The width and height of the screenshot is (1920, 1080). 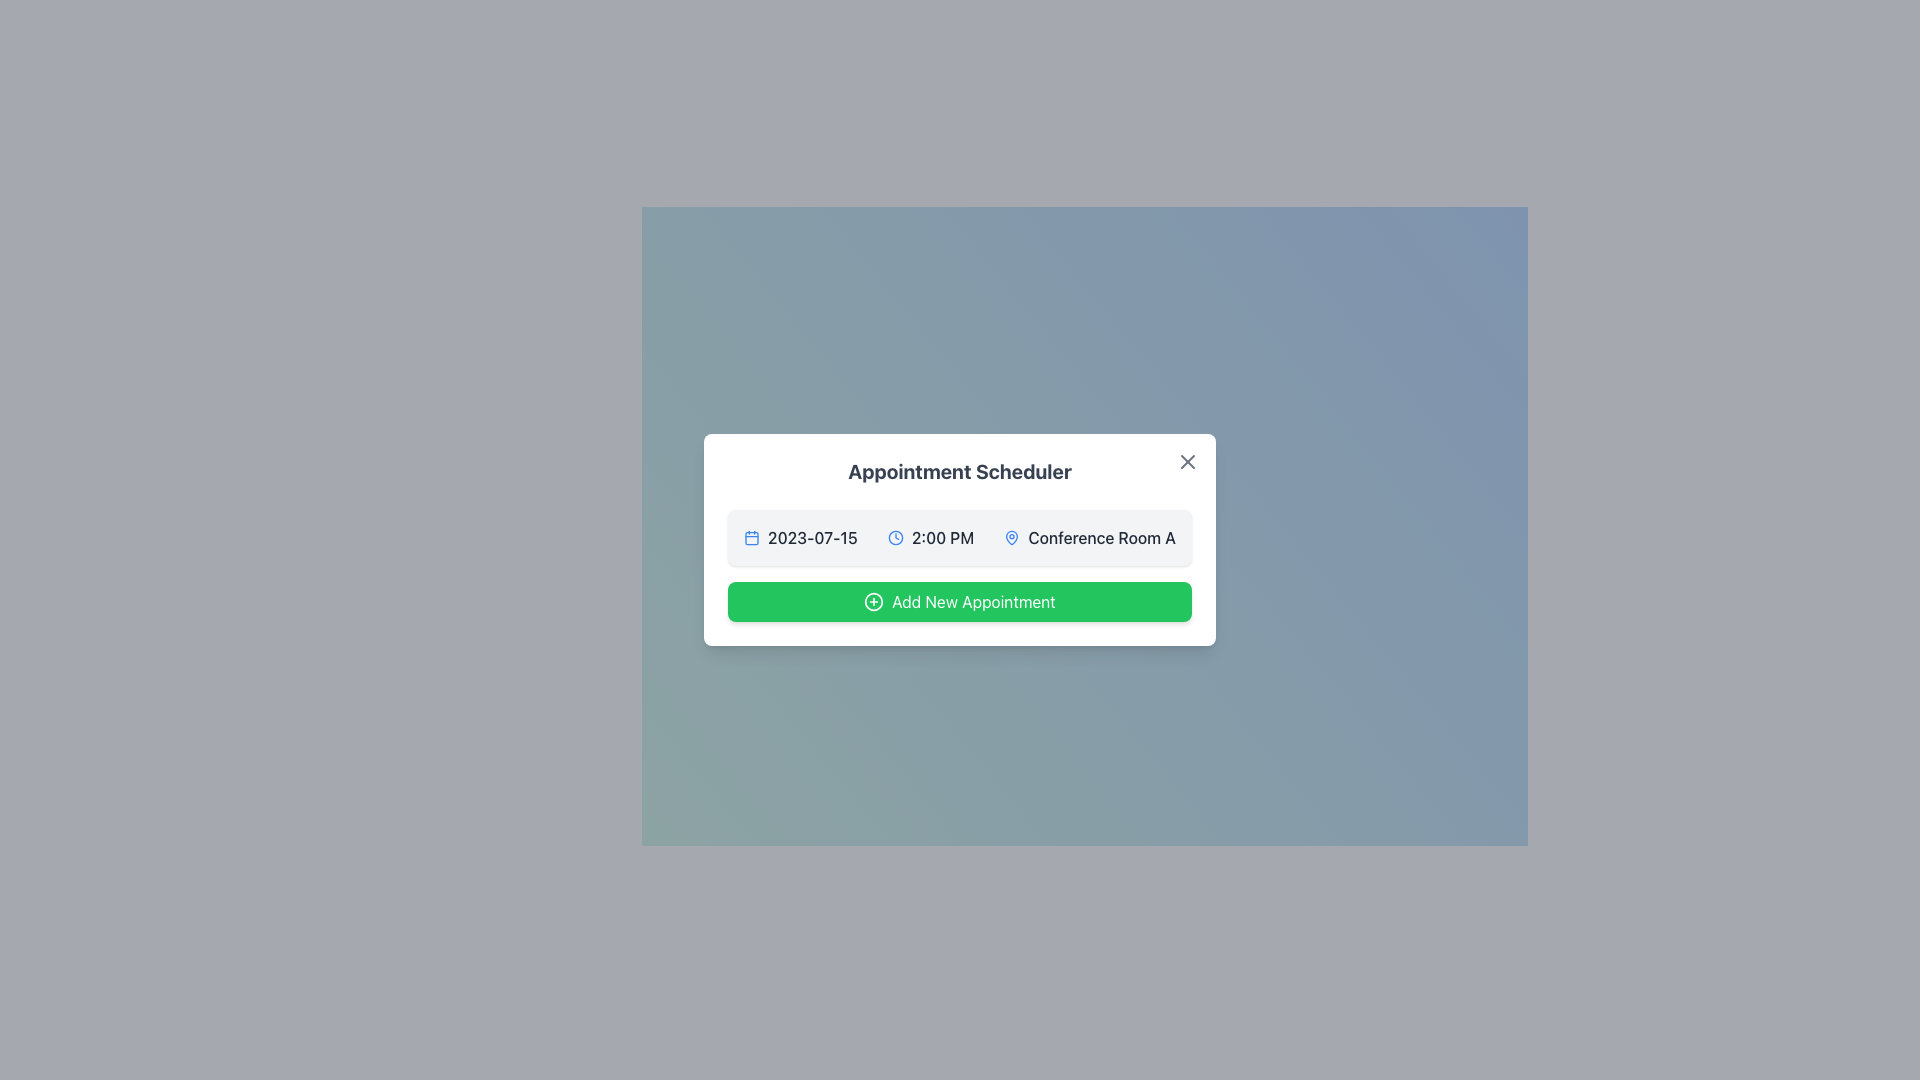 I want to click on the static text label displaying 'Conference Room A', which is located to the right of the blue location pin icon, so click(x=1101, y=536).